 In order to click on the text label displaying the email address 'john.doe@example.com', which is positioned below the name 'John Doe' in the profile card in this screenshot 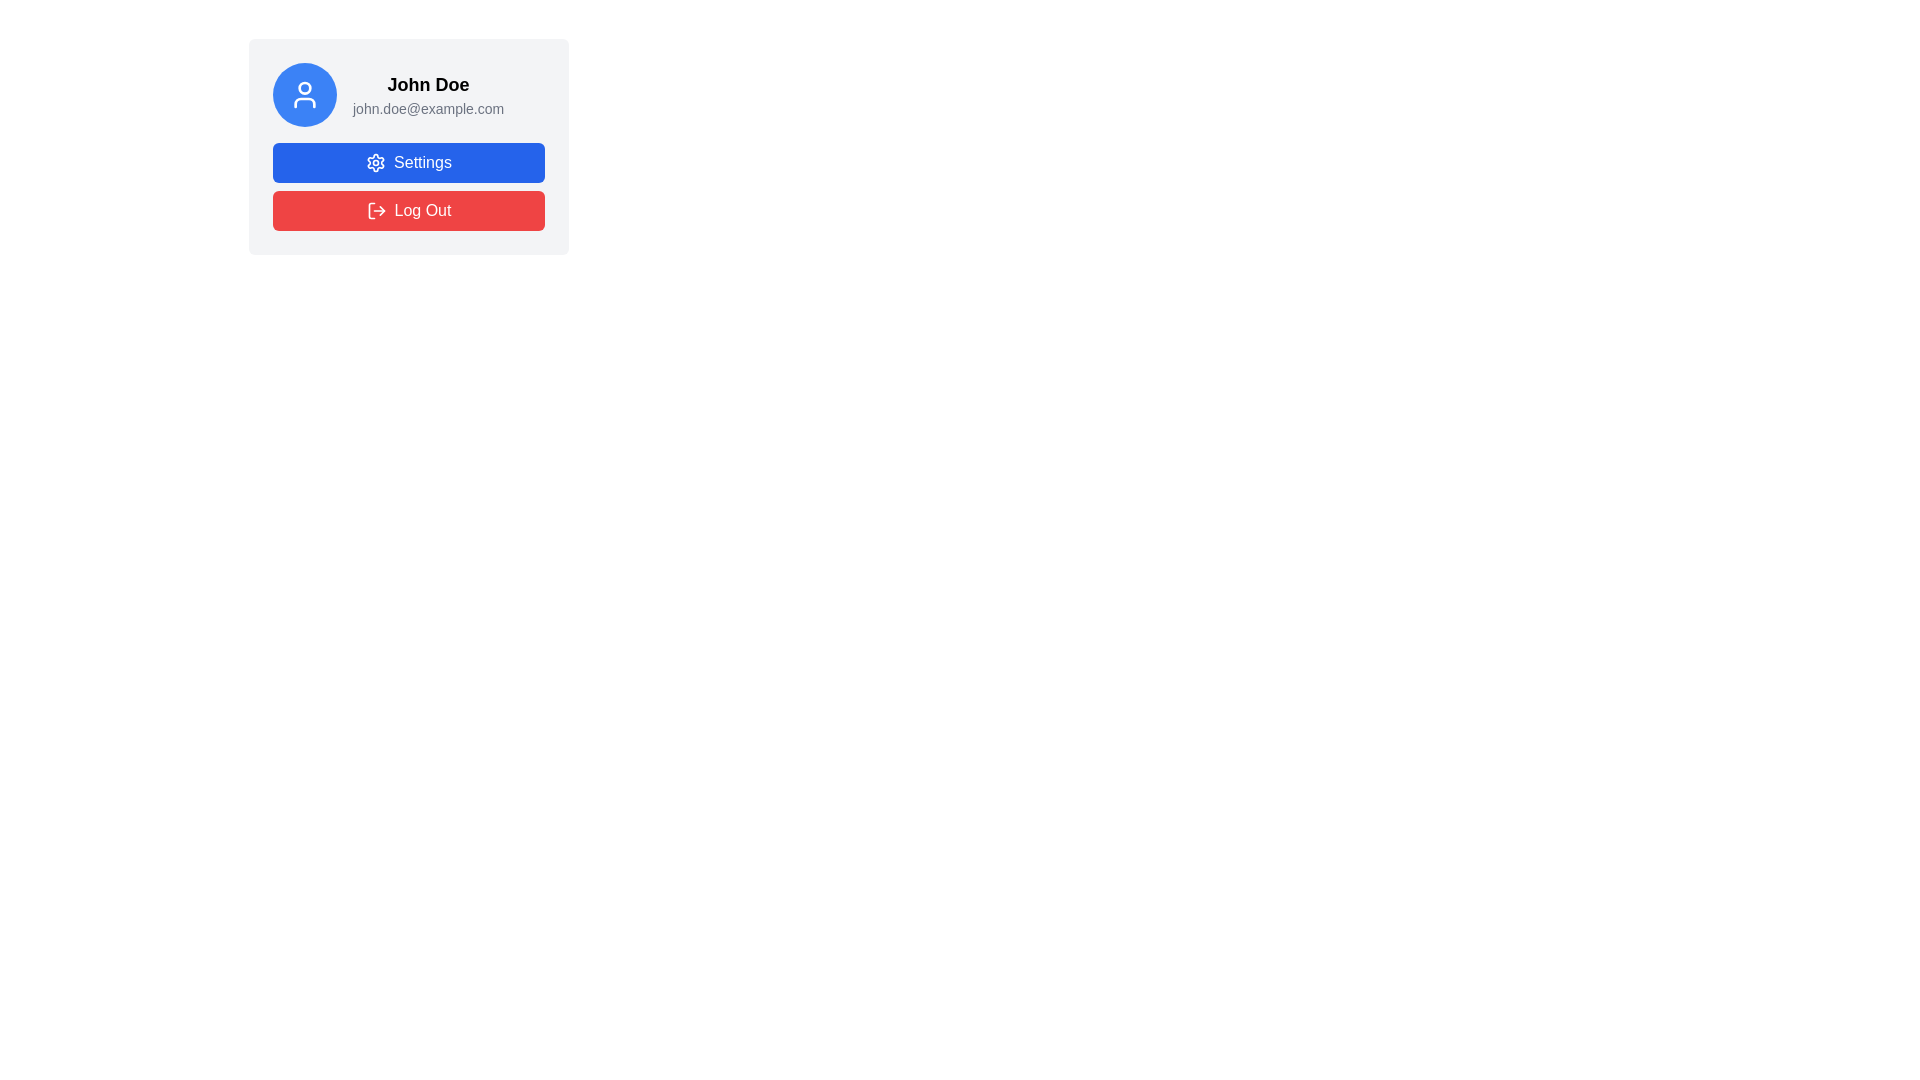, I will do `click(427, 108)`.